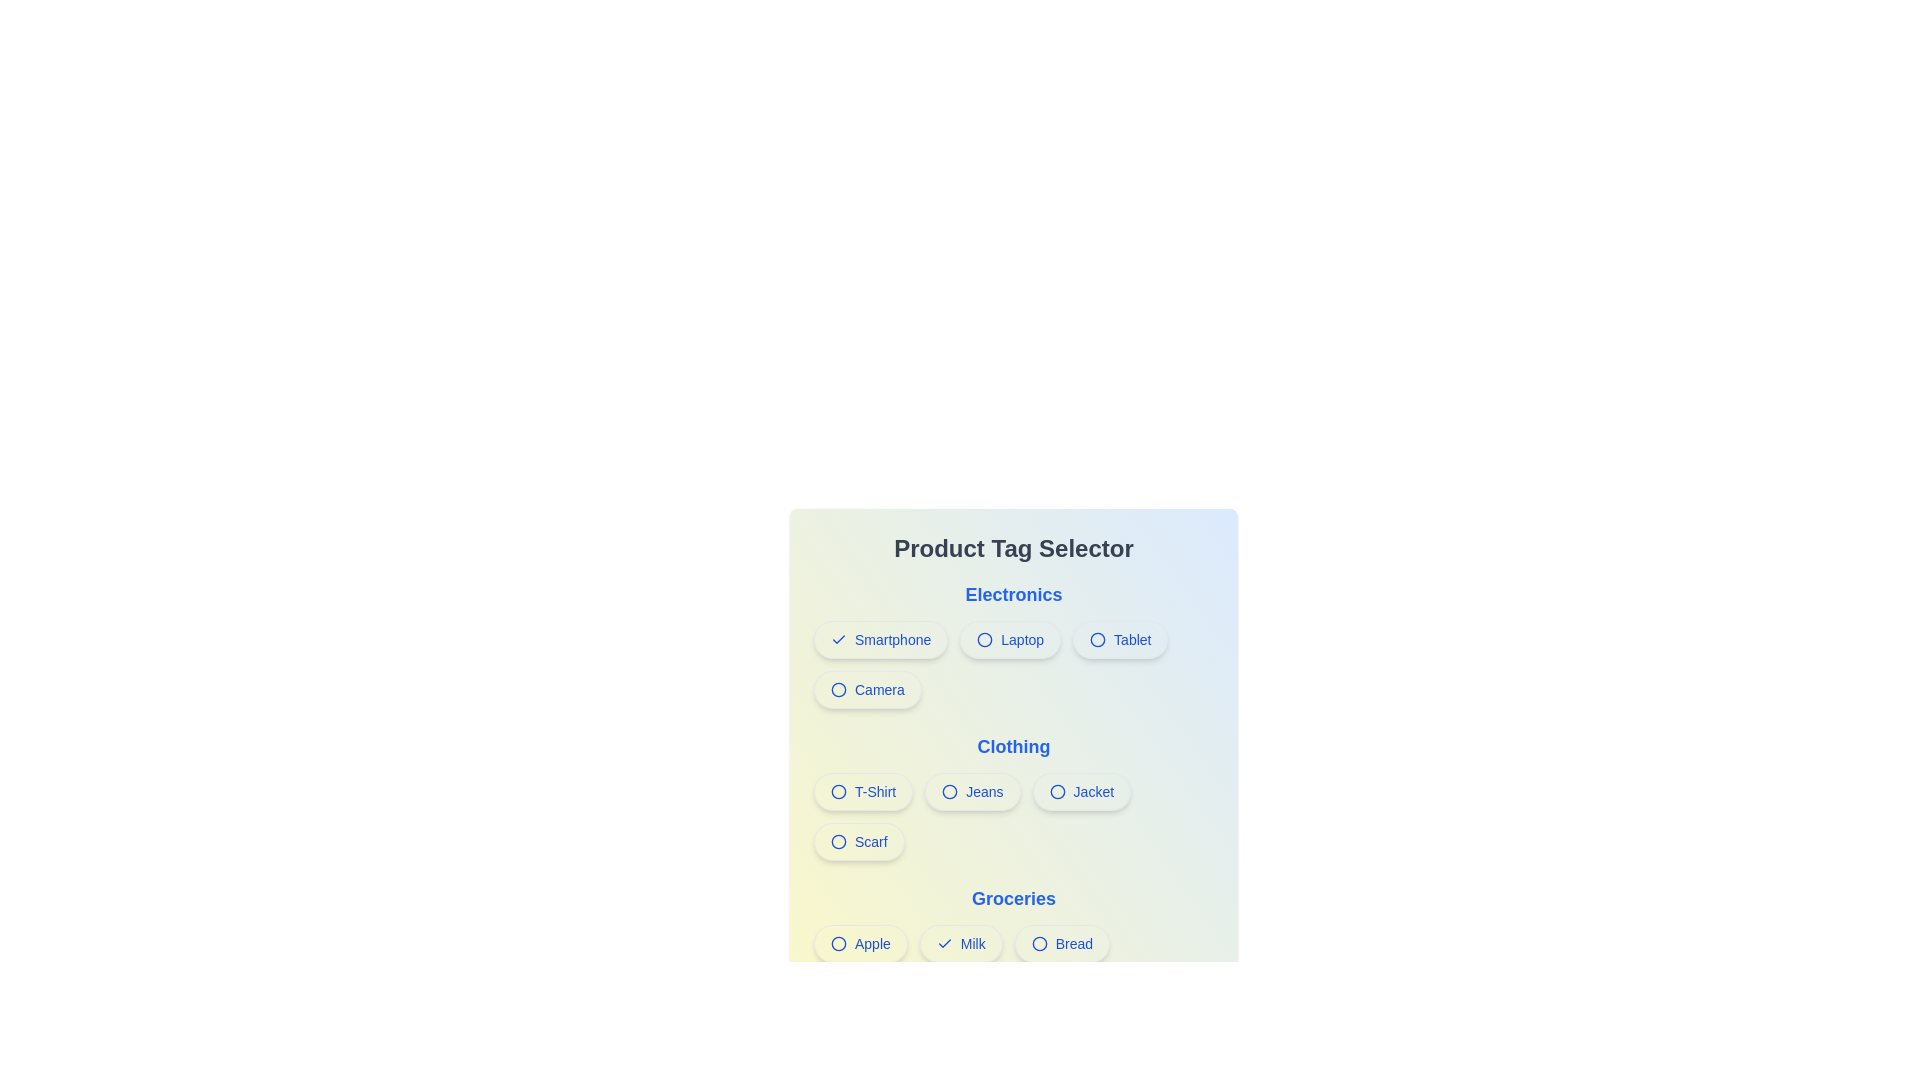  I want to click on the 'Tablet' selection button in the 'Electronics' category, so click(1120, 640).